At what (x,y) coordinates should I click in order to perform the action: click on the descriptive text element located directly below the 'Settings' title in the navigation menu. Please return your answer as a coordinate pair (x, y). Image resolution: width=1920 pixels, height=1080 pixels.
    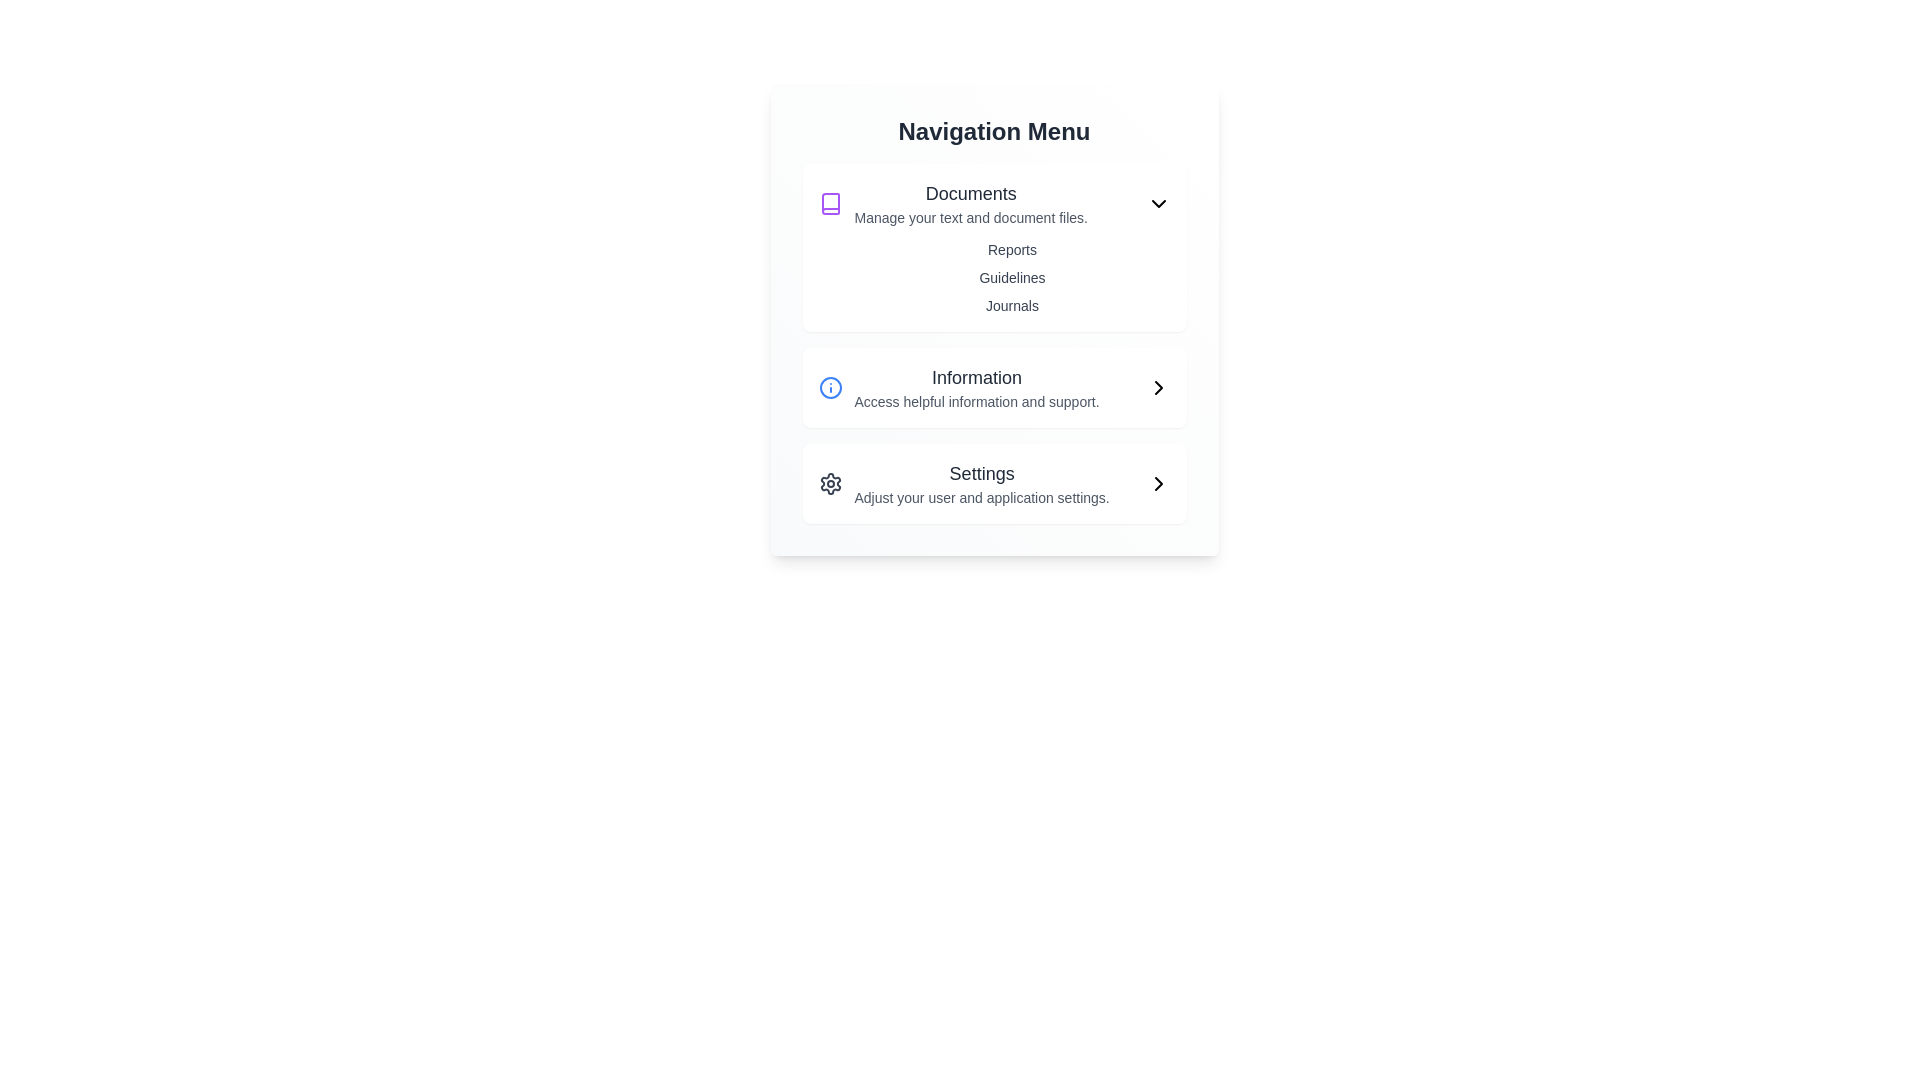
    Looking at the image, I should click on (982, 496).